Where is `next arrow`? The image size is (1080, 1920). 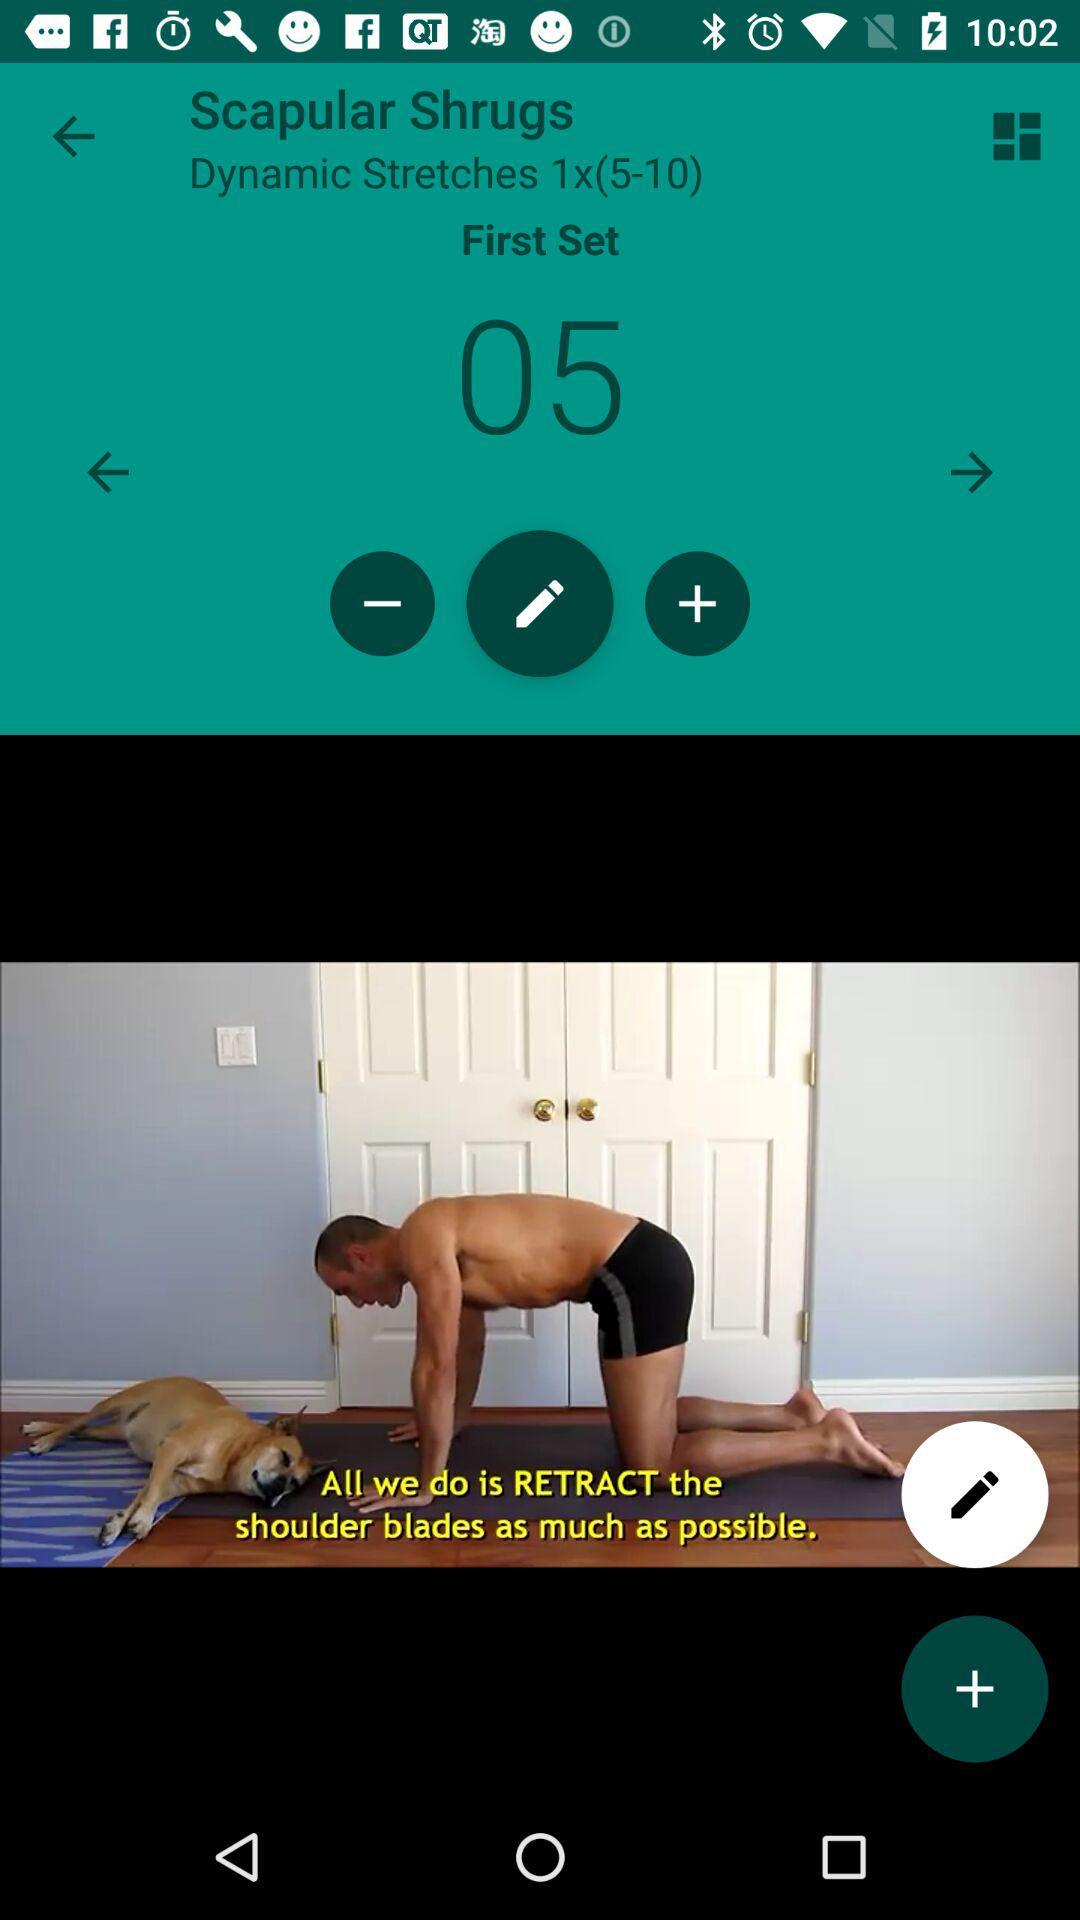
next arrow is located at coordinates (971, 471).